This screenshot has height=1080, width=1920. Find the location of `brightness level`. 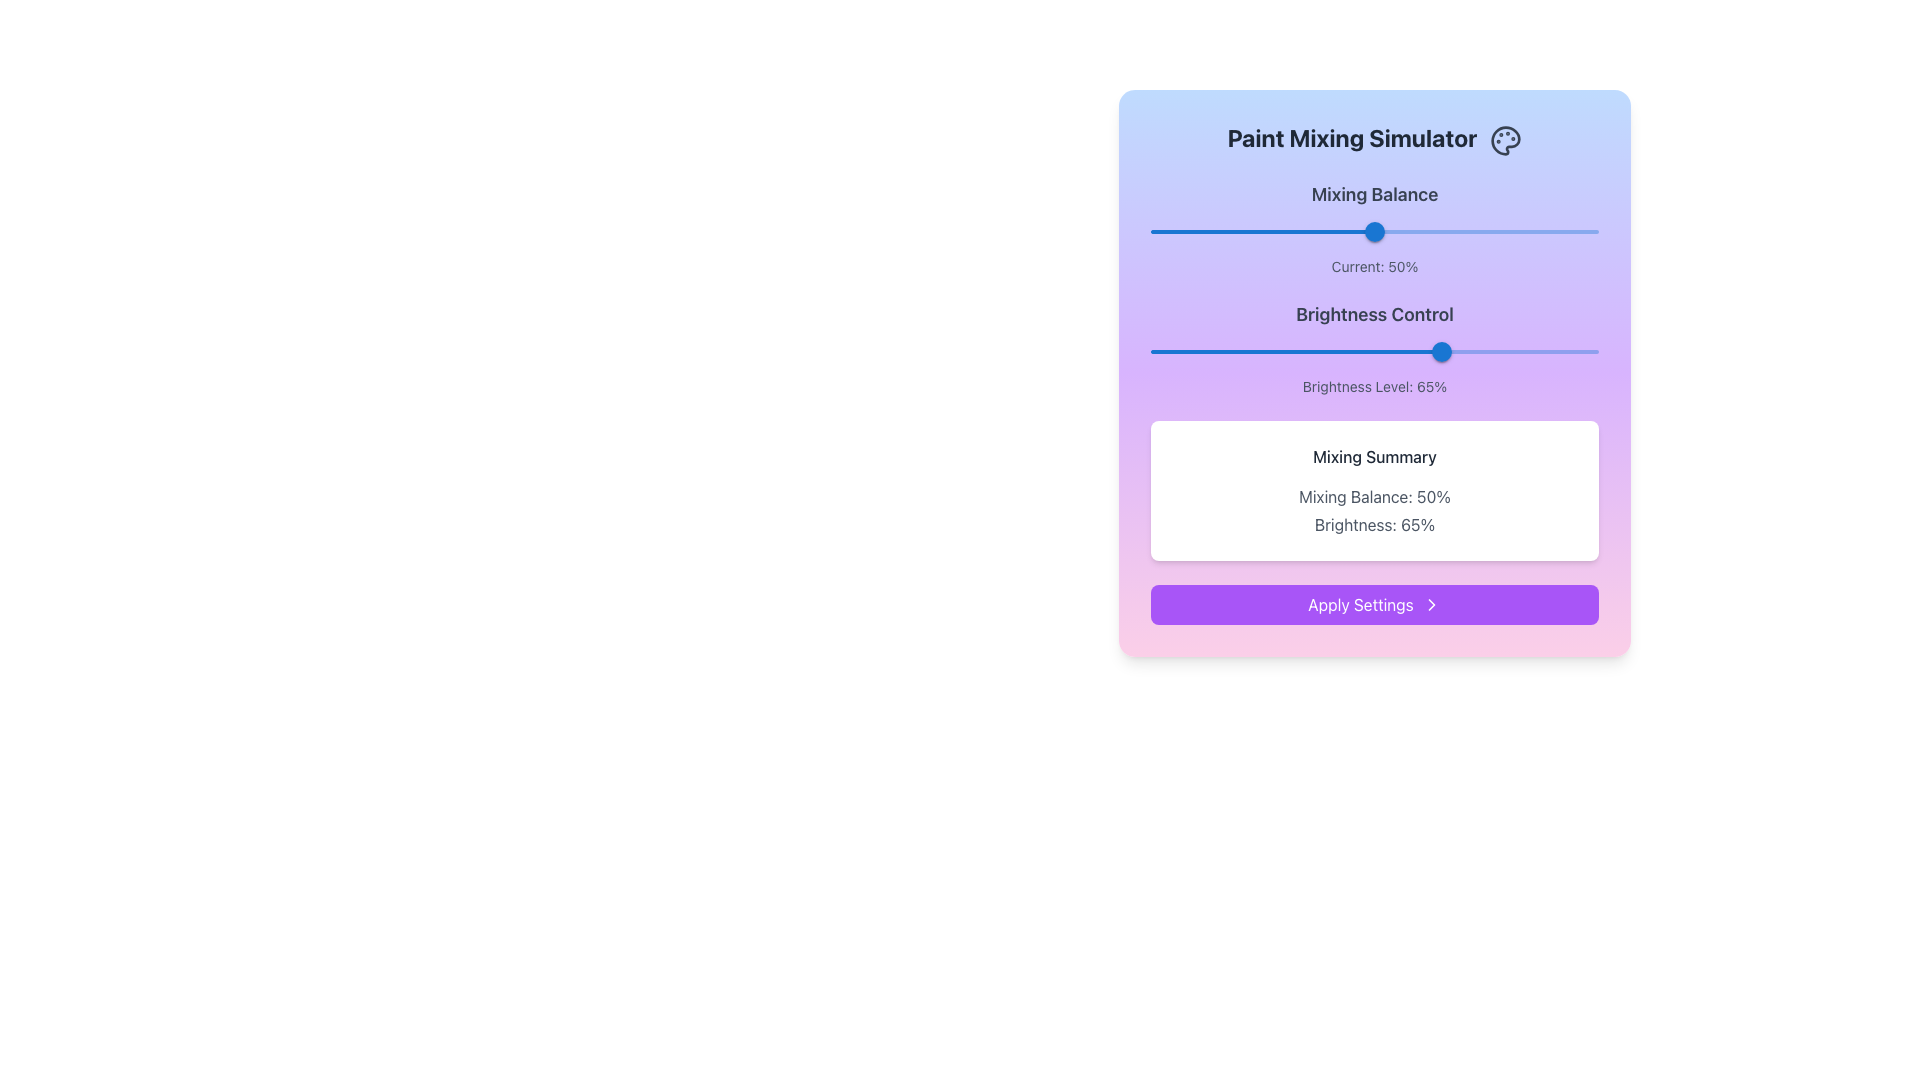

brightness level is located at coordinates (1436, 350).